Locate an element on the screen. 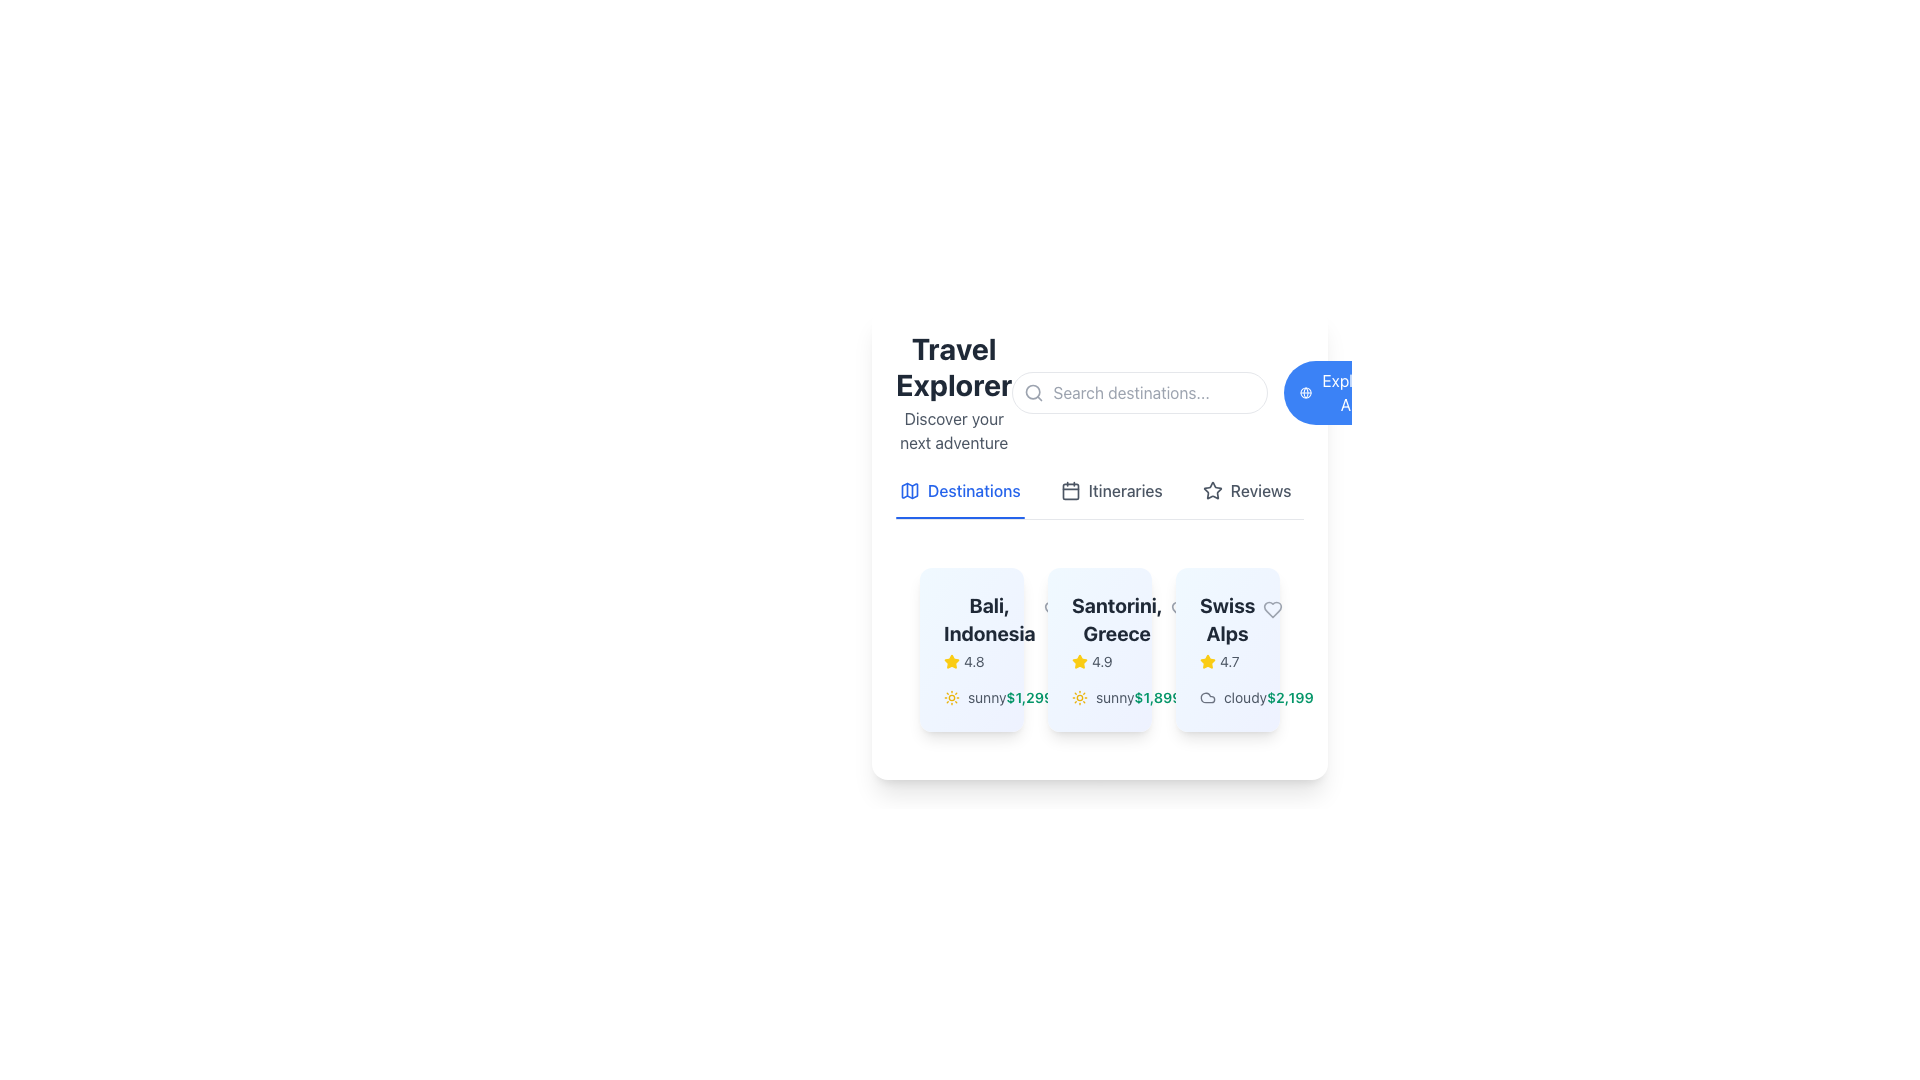 This screenshot has height=1080, width=1920. the weather conditions descriptor indicating 'sunny' for the 'Santorini, Greece' card, which is the second horizontally-aligned descriptor in the bottom section of the card is located at coordinates (1098, 697).